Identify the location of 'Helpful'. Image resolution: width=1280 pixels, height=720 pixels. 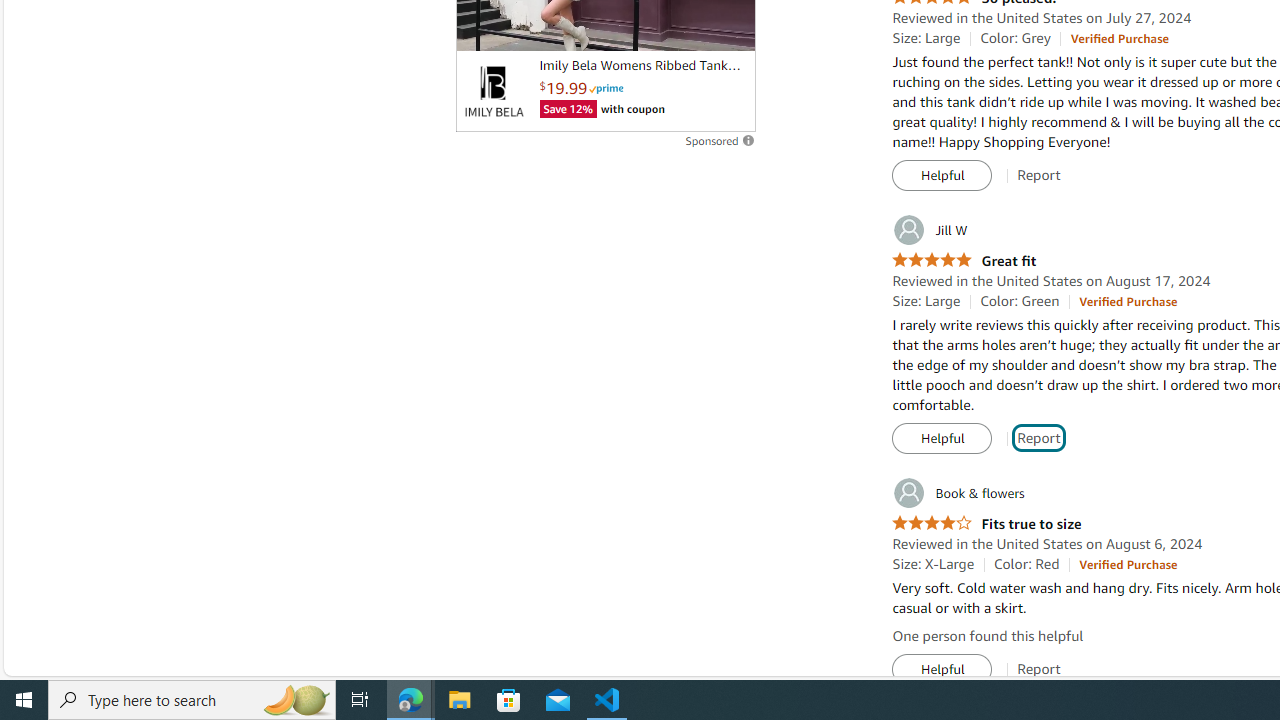
(941, 669).